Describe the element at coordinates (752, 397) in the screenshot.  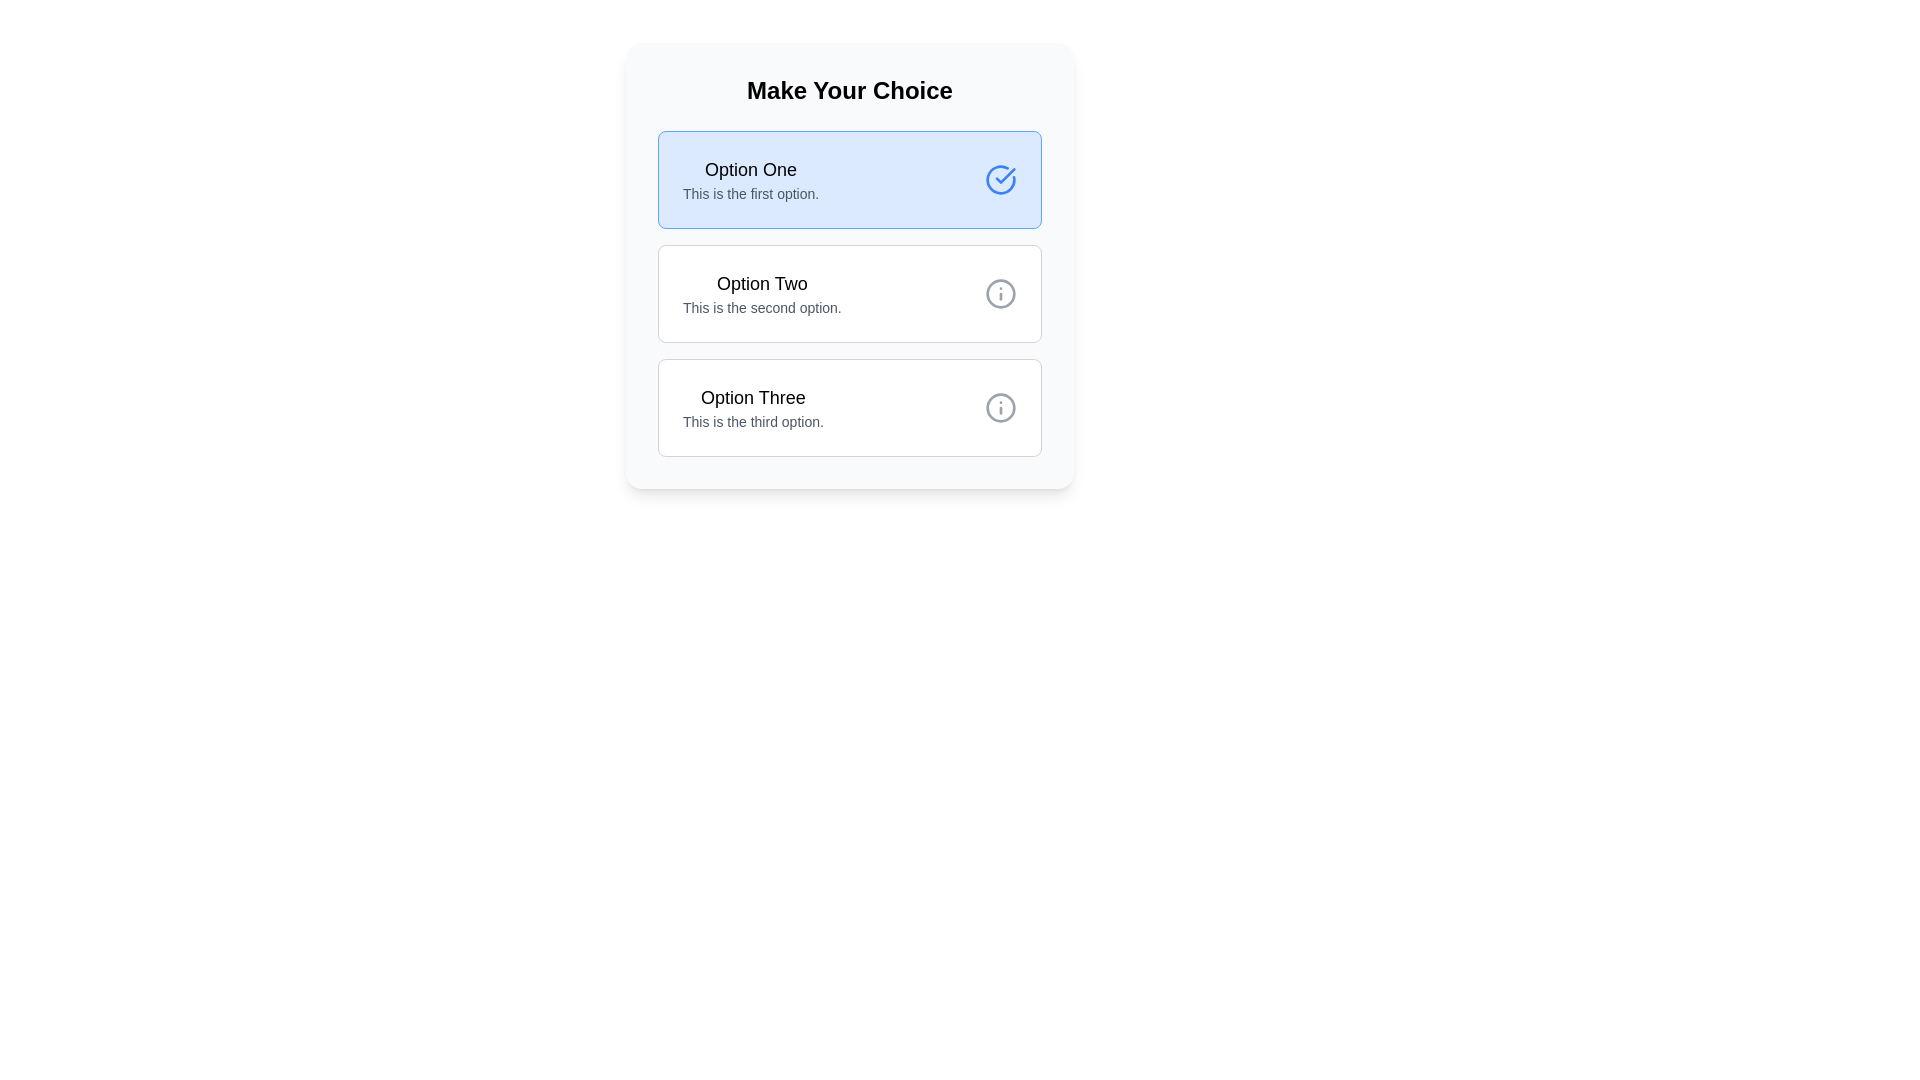
I see `the static text label 'Option Three', which is prominently displayed in the third section of the vertically aligned selection menu` at that location.